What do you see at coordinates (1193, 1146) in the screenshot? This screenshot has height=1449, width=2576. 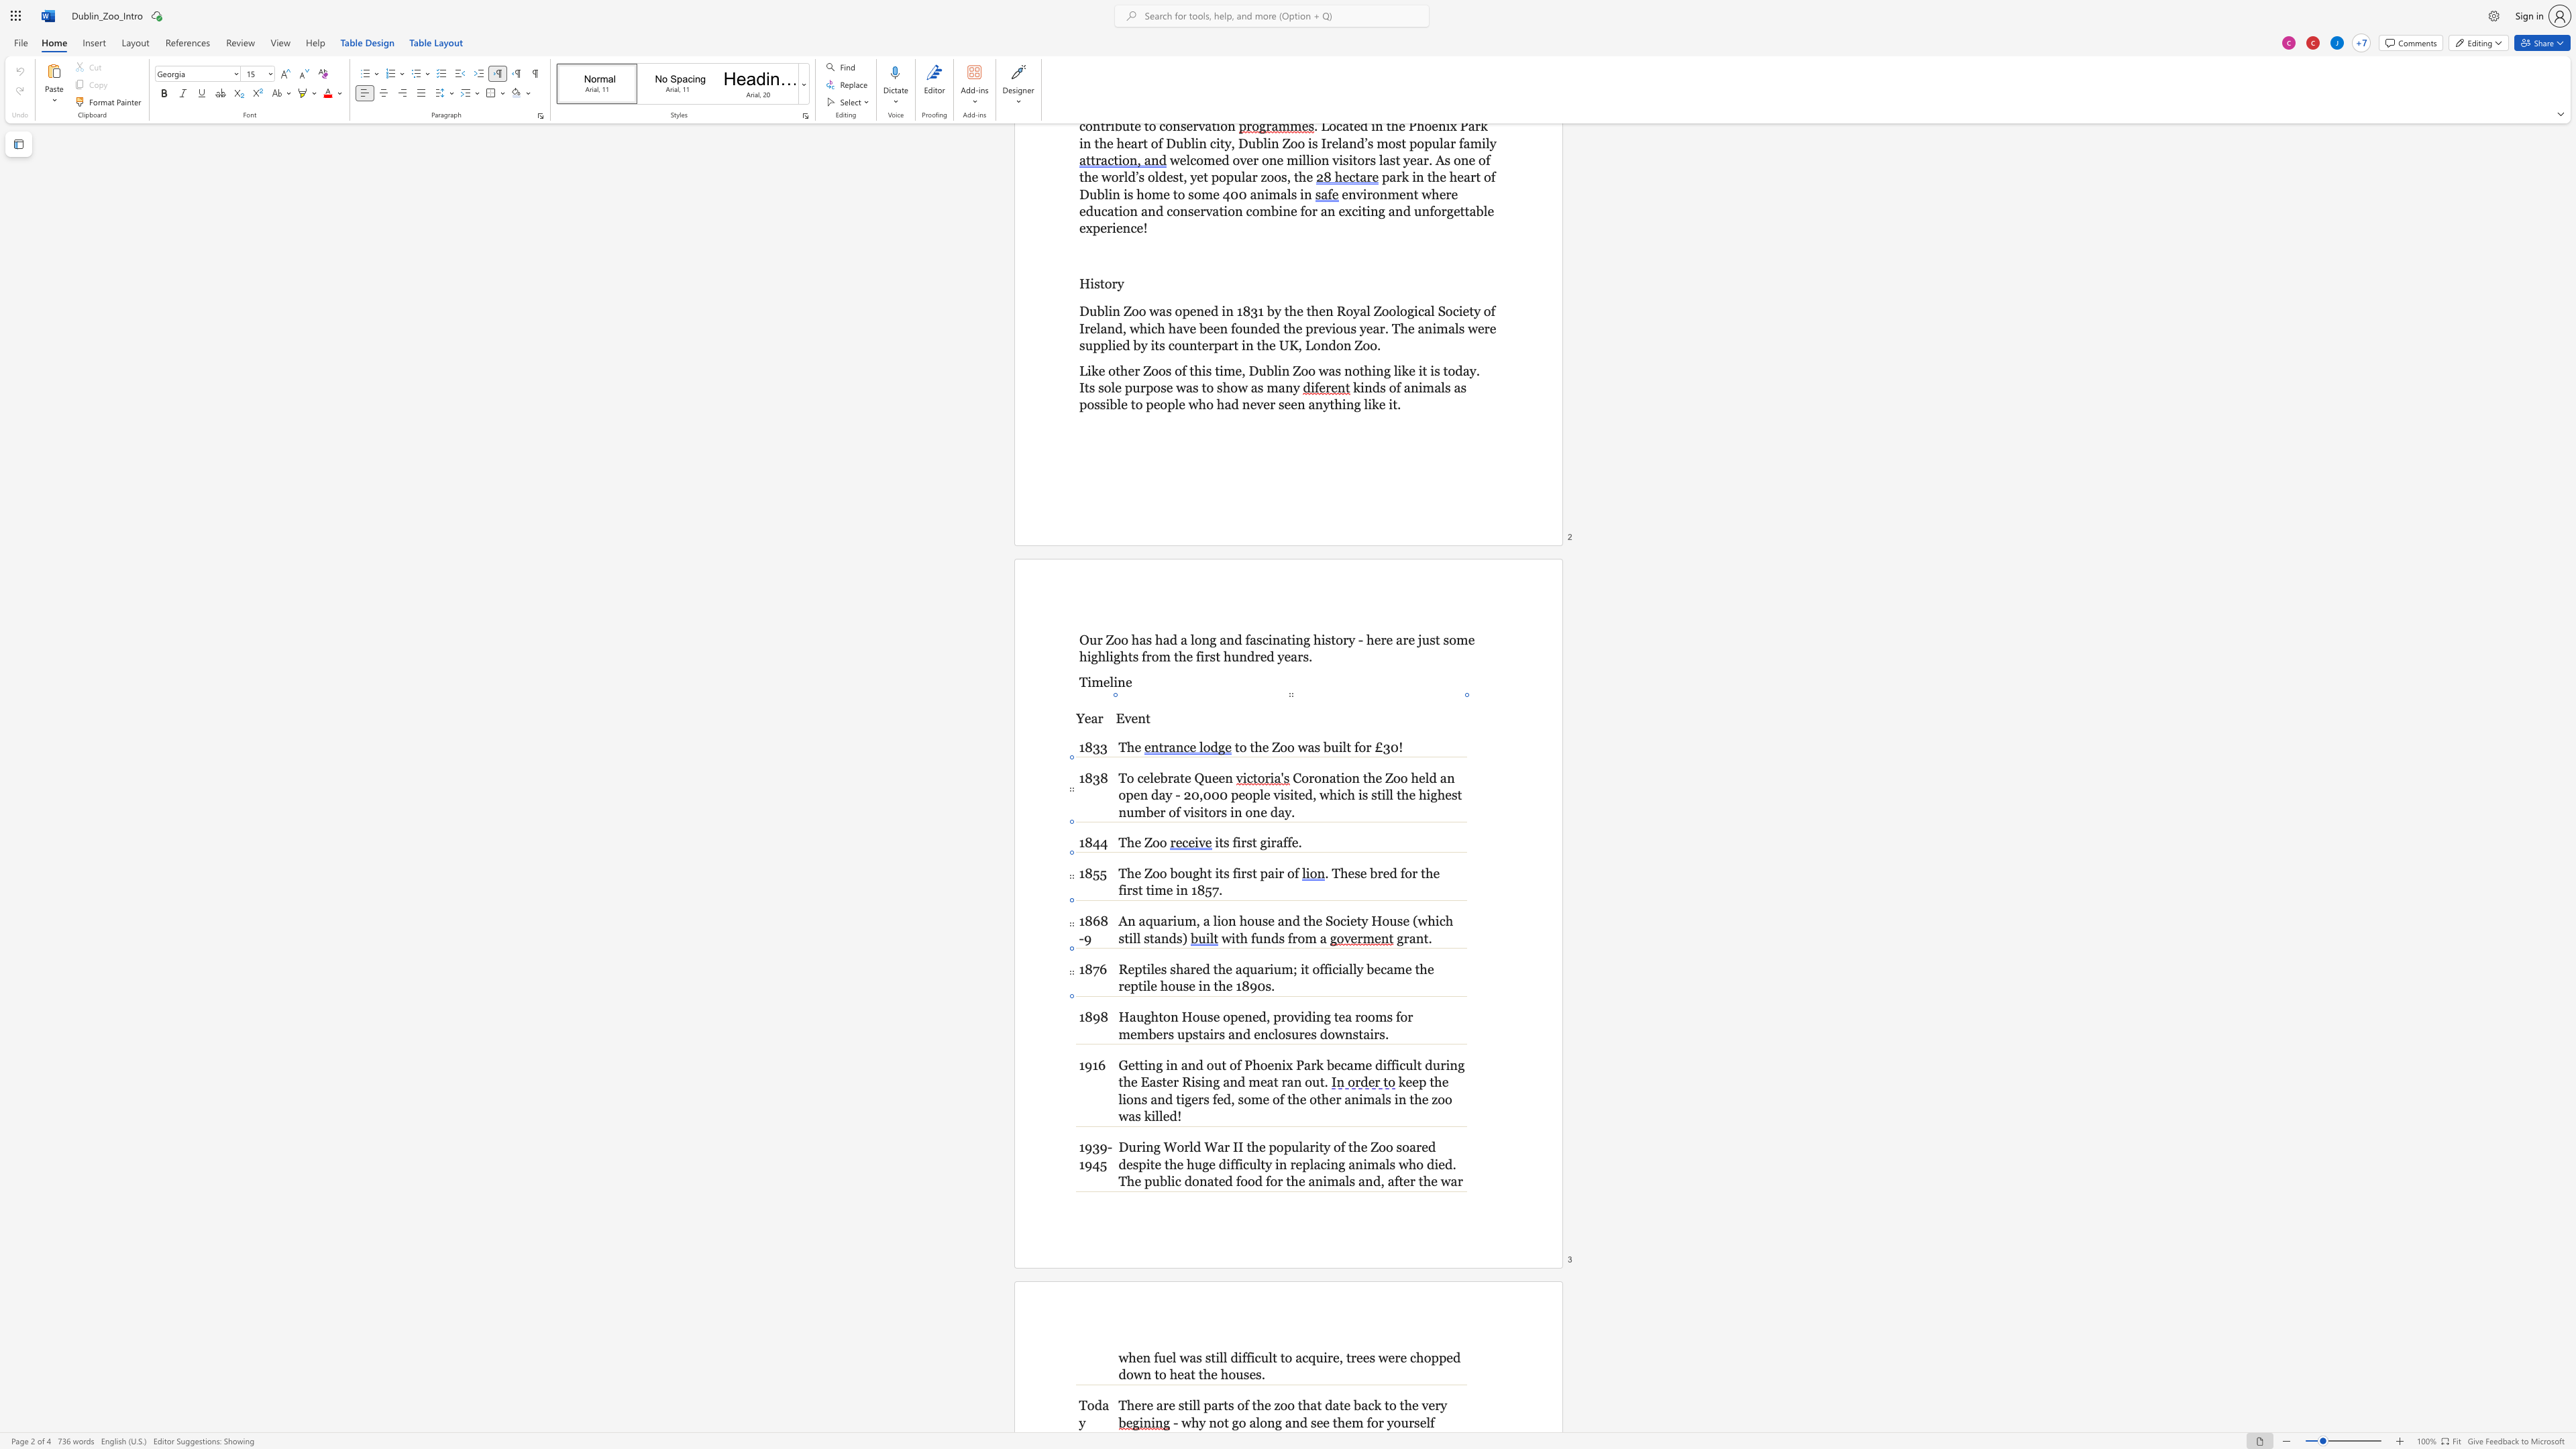 I see `the space between the continuous character "l" and "d" in the text` at bounding box center [1193, 1146].